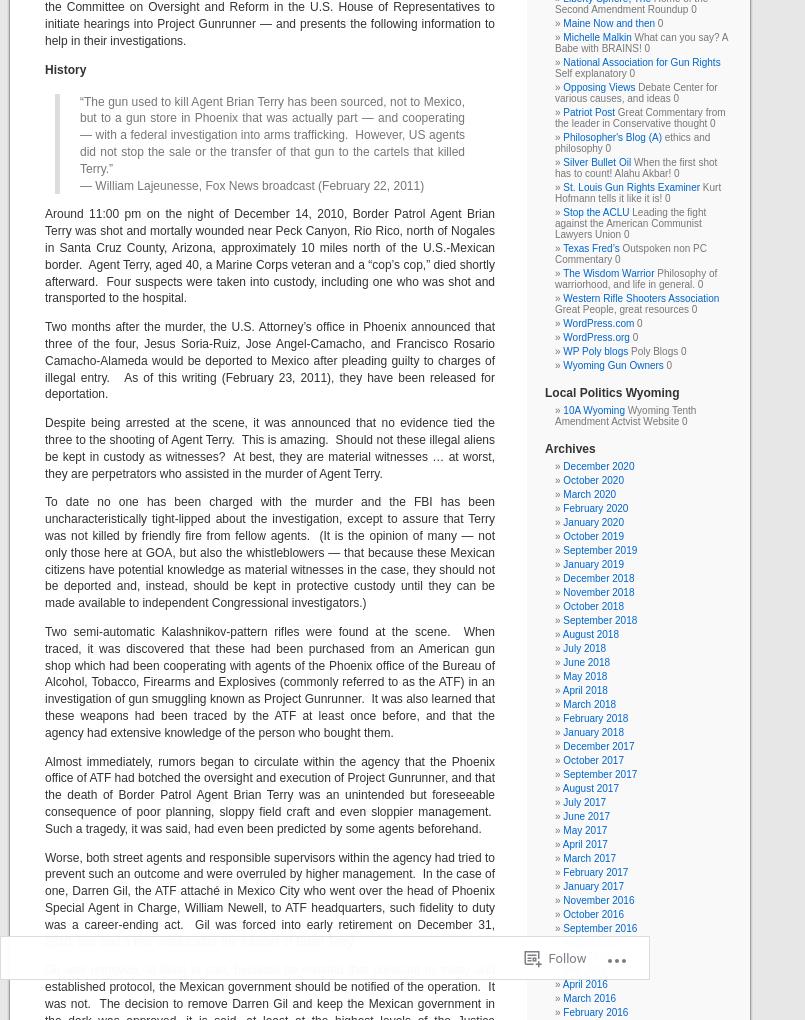  What do you see at coordinates (584, 801) in the screenshot?
I see `'July 2017'` at bounding box center [584, 801].